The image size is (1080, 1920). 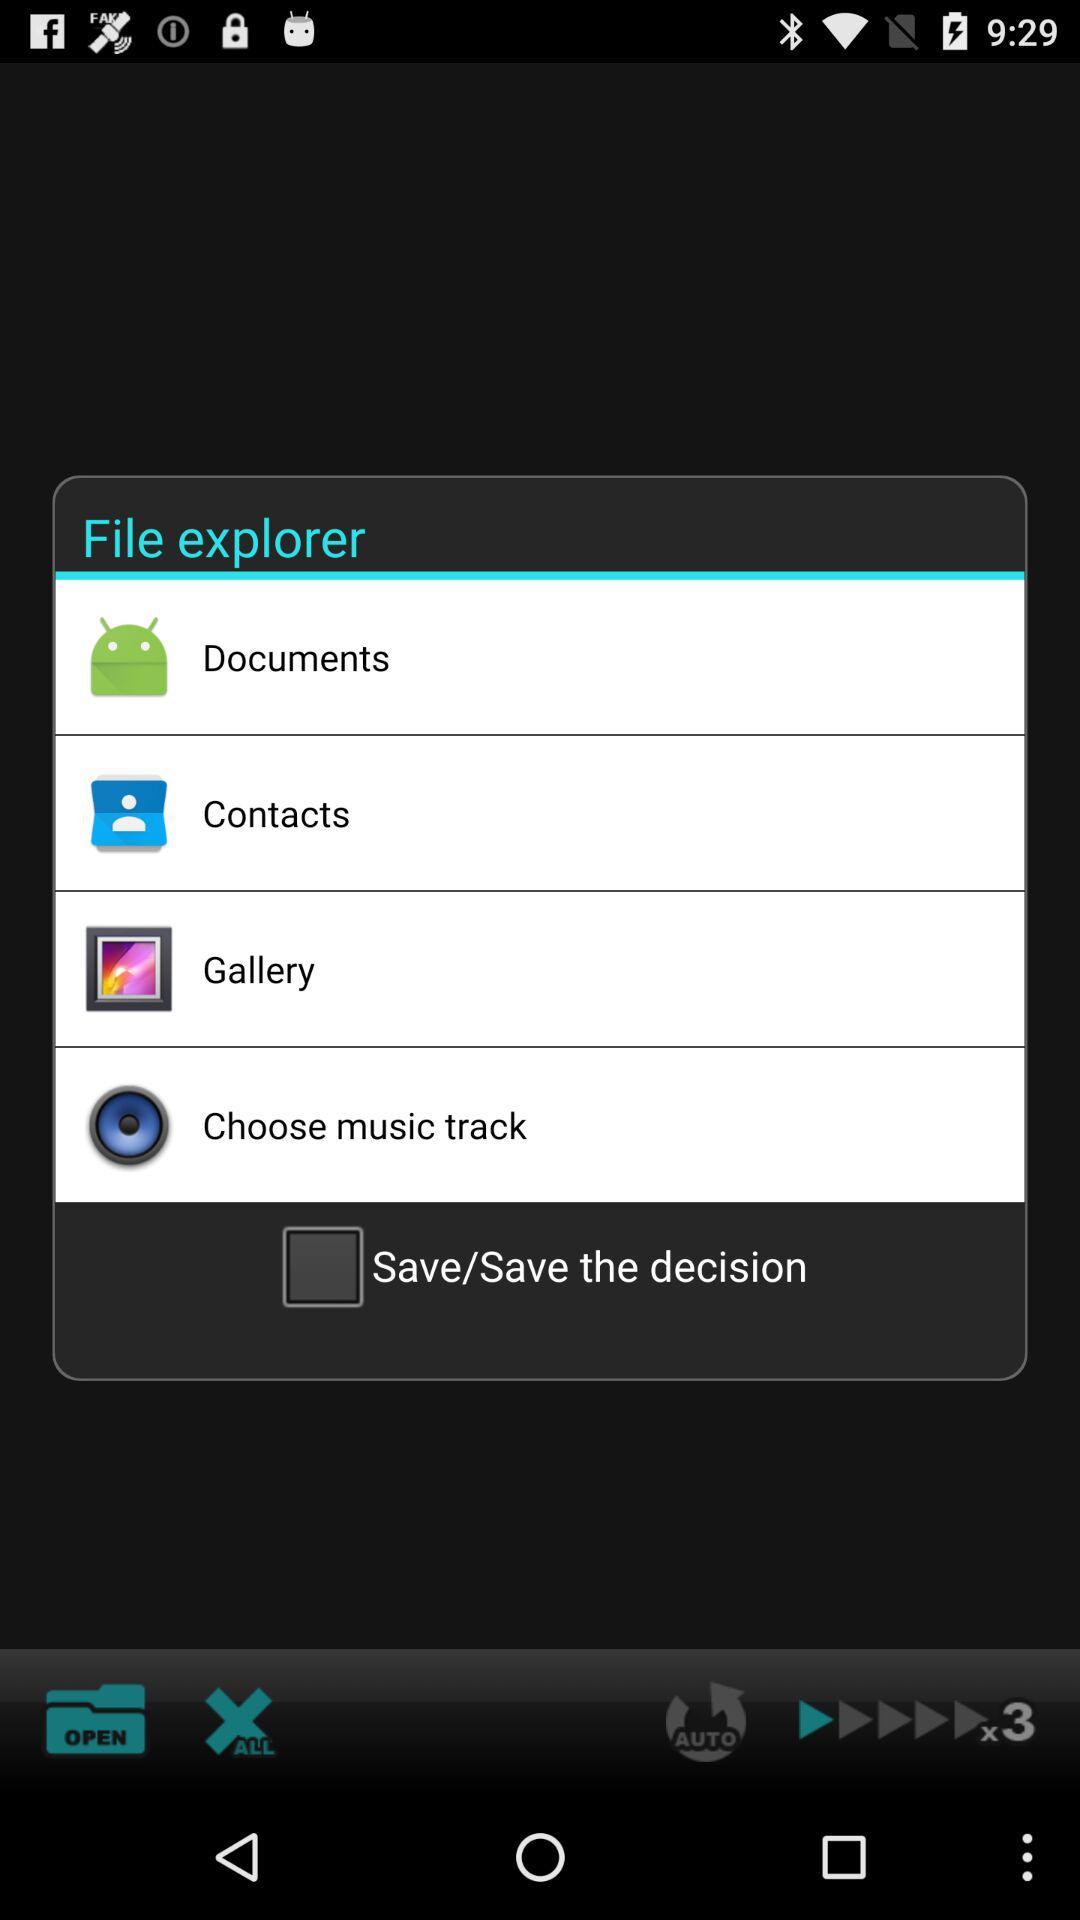 What do you see at coordinates (586, 812) in the screenshot?
I see `the contacts app` at bounding box center [586, 812].